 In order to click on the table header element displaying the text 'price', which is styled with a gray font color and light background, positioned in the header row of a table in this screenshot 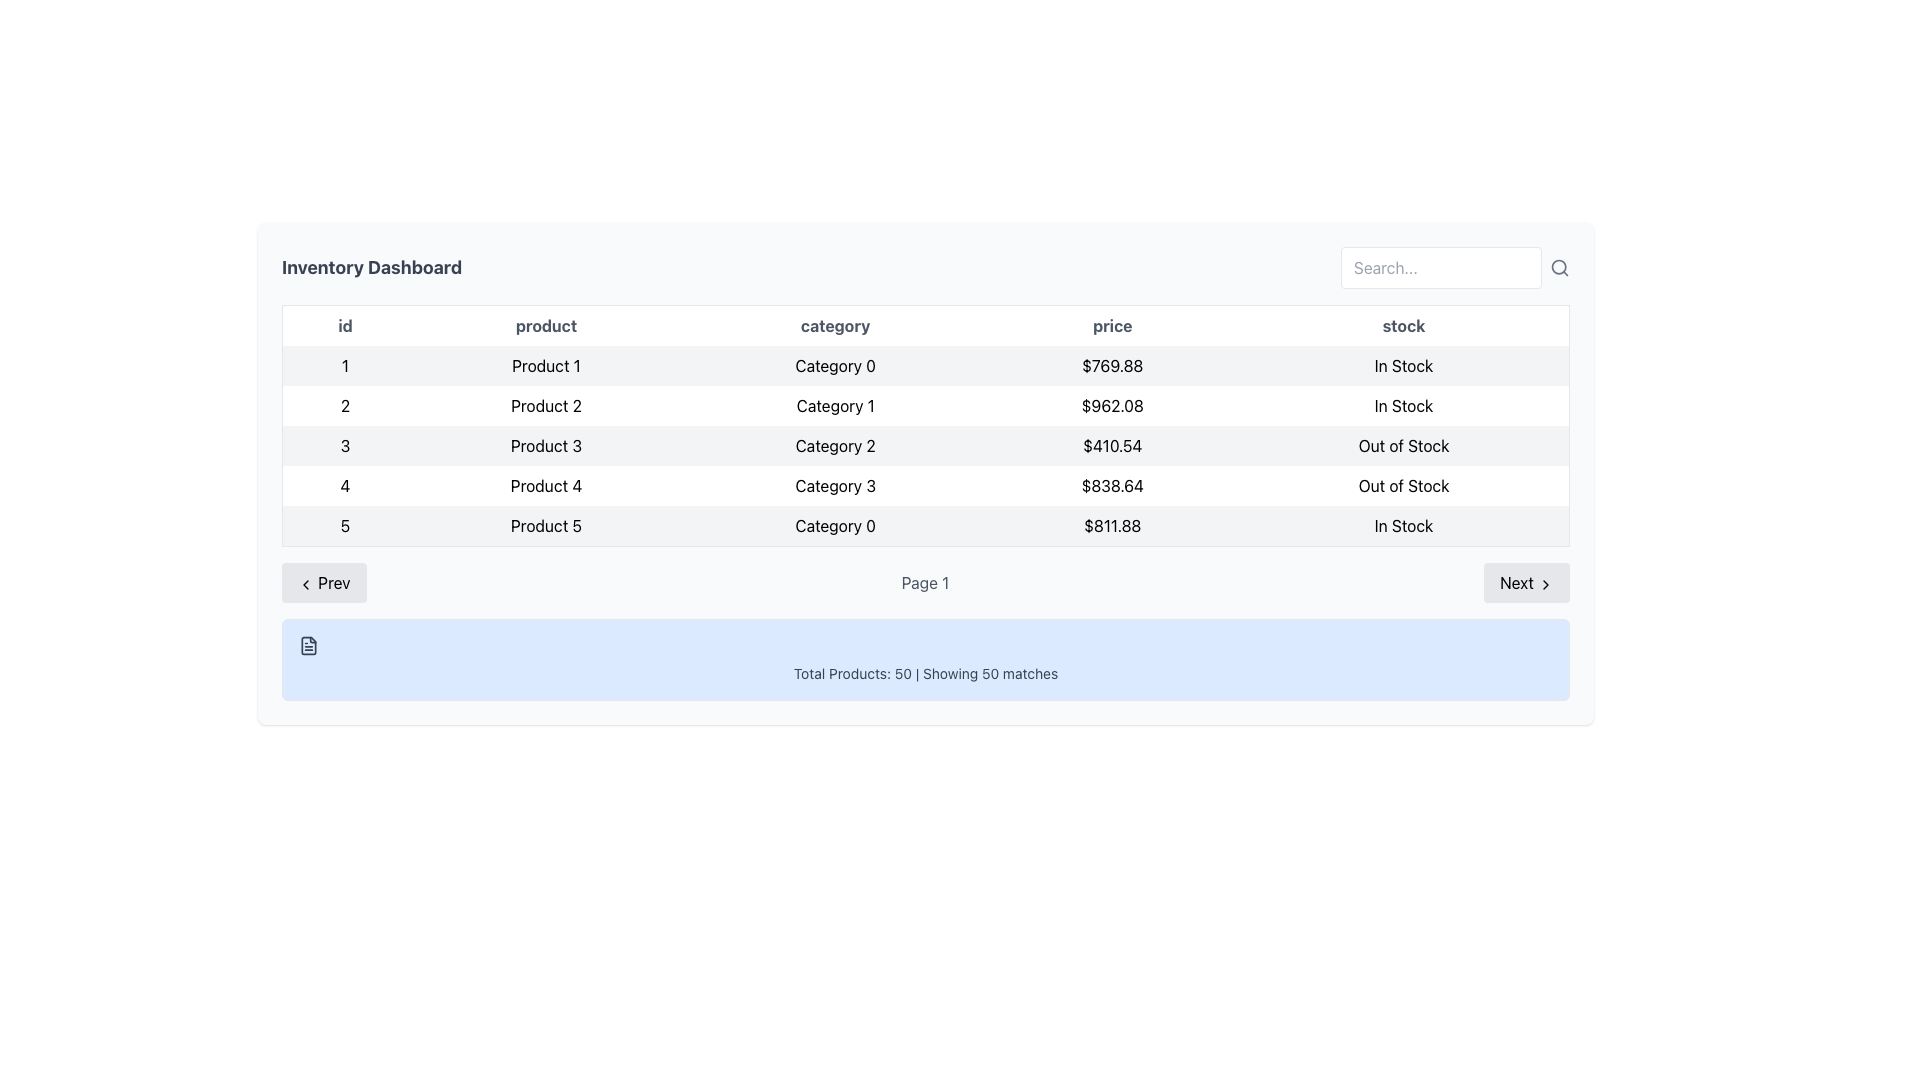, I will do `click(1111, 324)`.